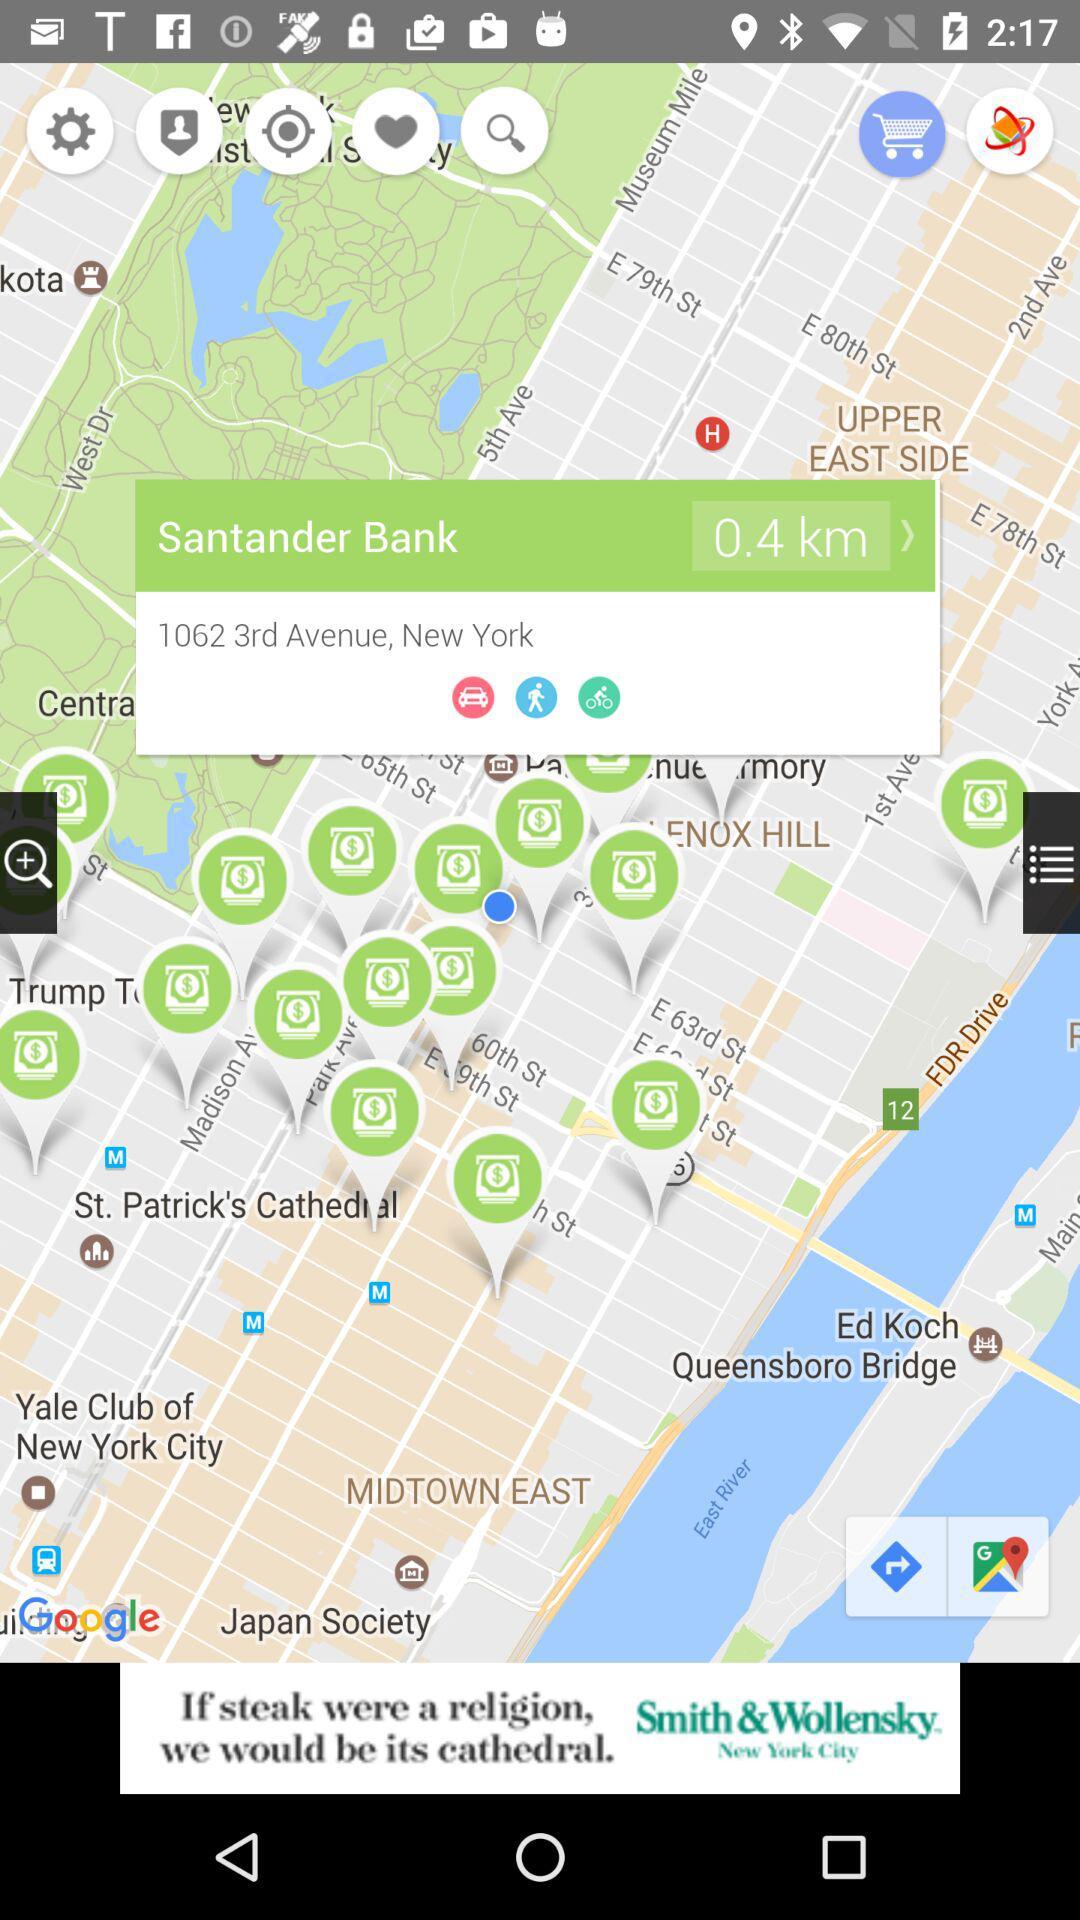  What do you see at coordinates (283, 132) in the screenshot?
I see `determine the location` at bounding box center [283, 132].